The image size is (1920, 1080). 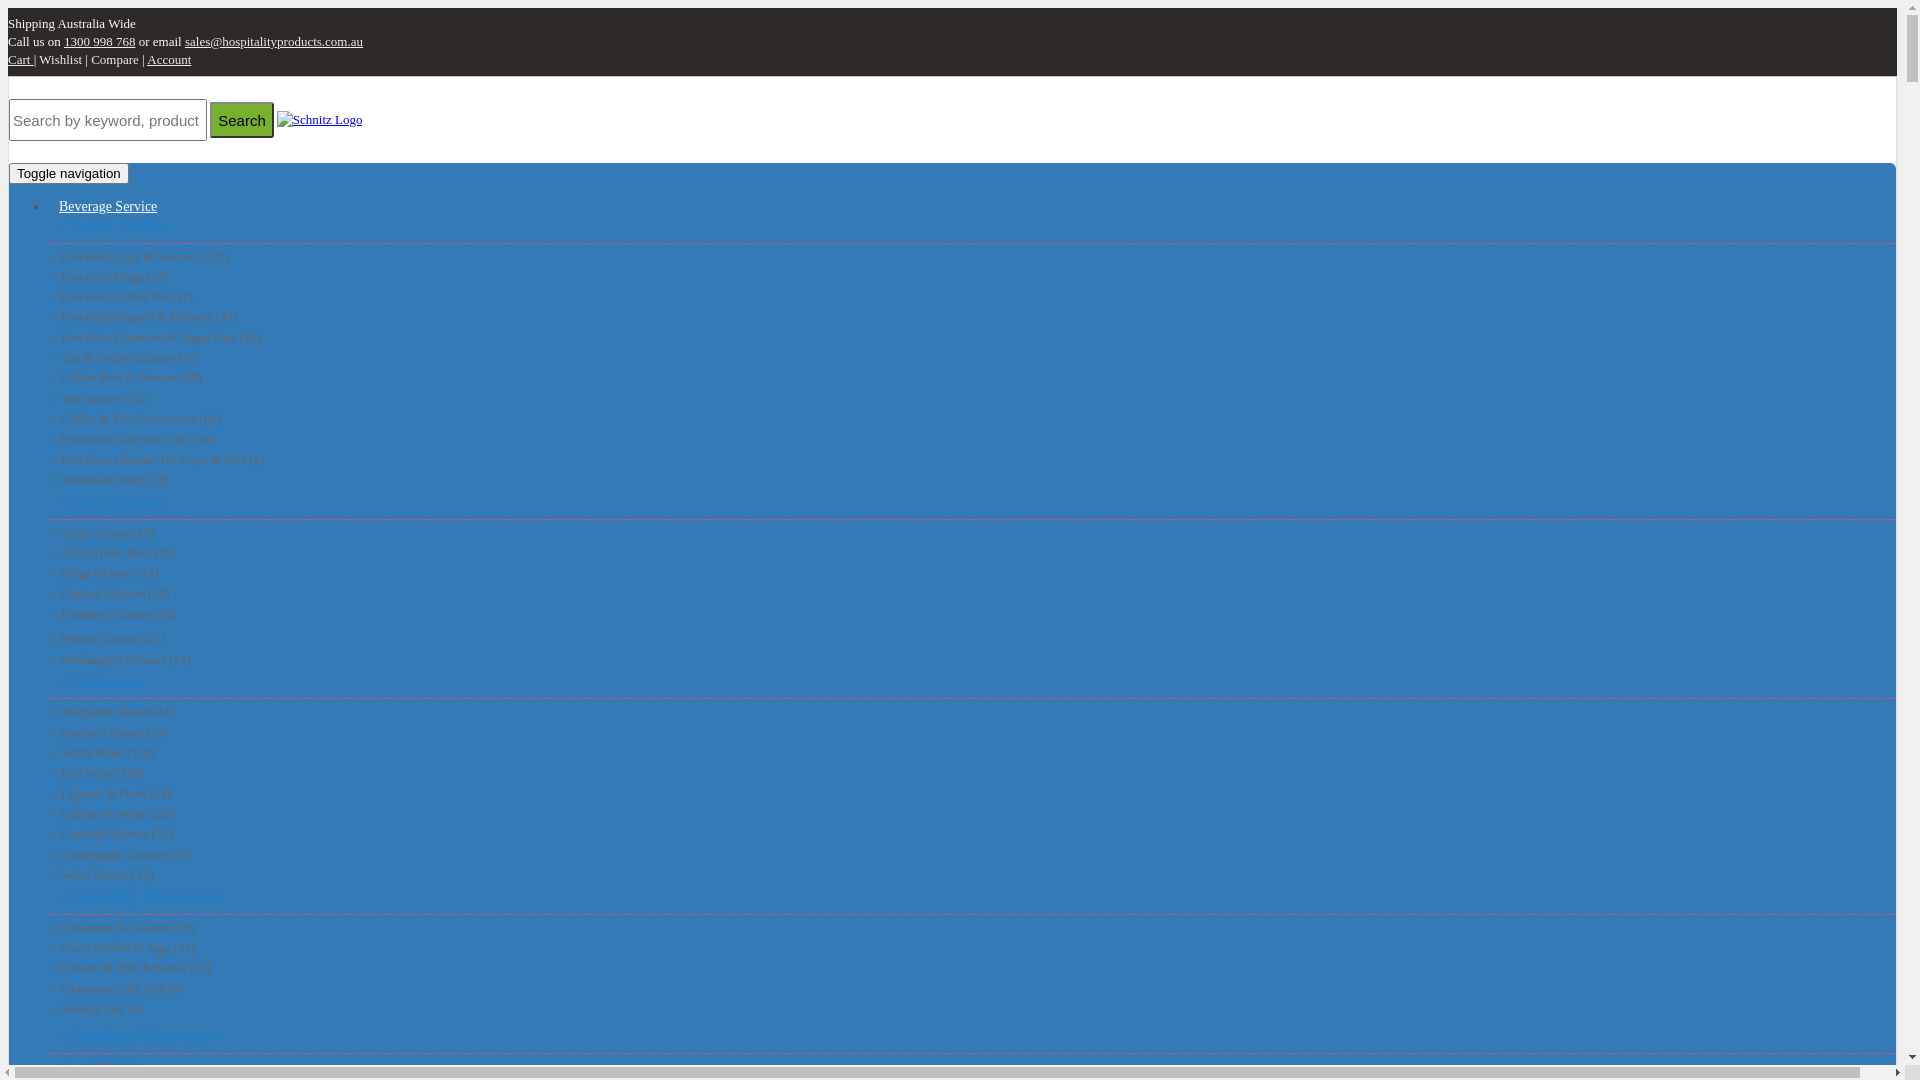 What do you see at coordinates (51, 337) in the screenshot?
I see `'Porcelain Creamers & Sugar Pots (42)'` at bounding box center [51, 337].